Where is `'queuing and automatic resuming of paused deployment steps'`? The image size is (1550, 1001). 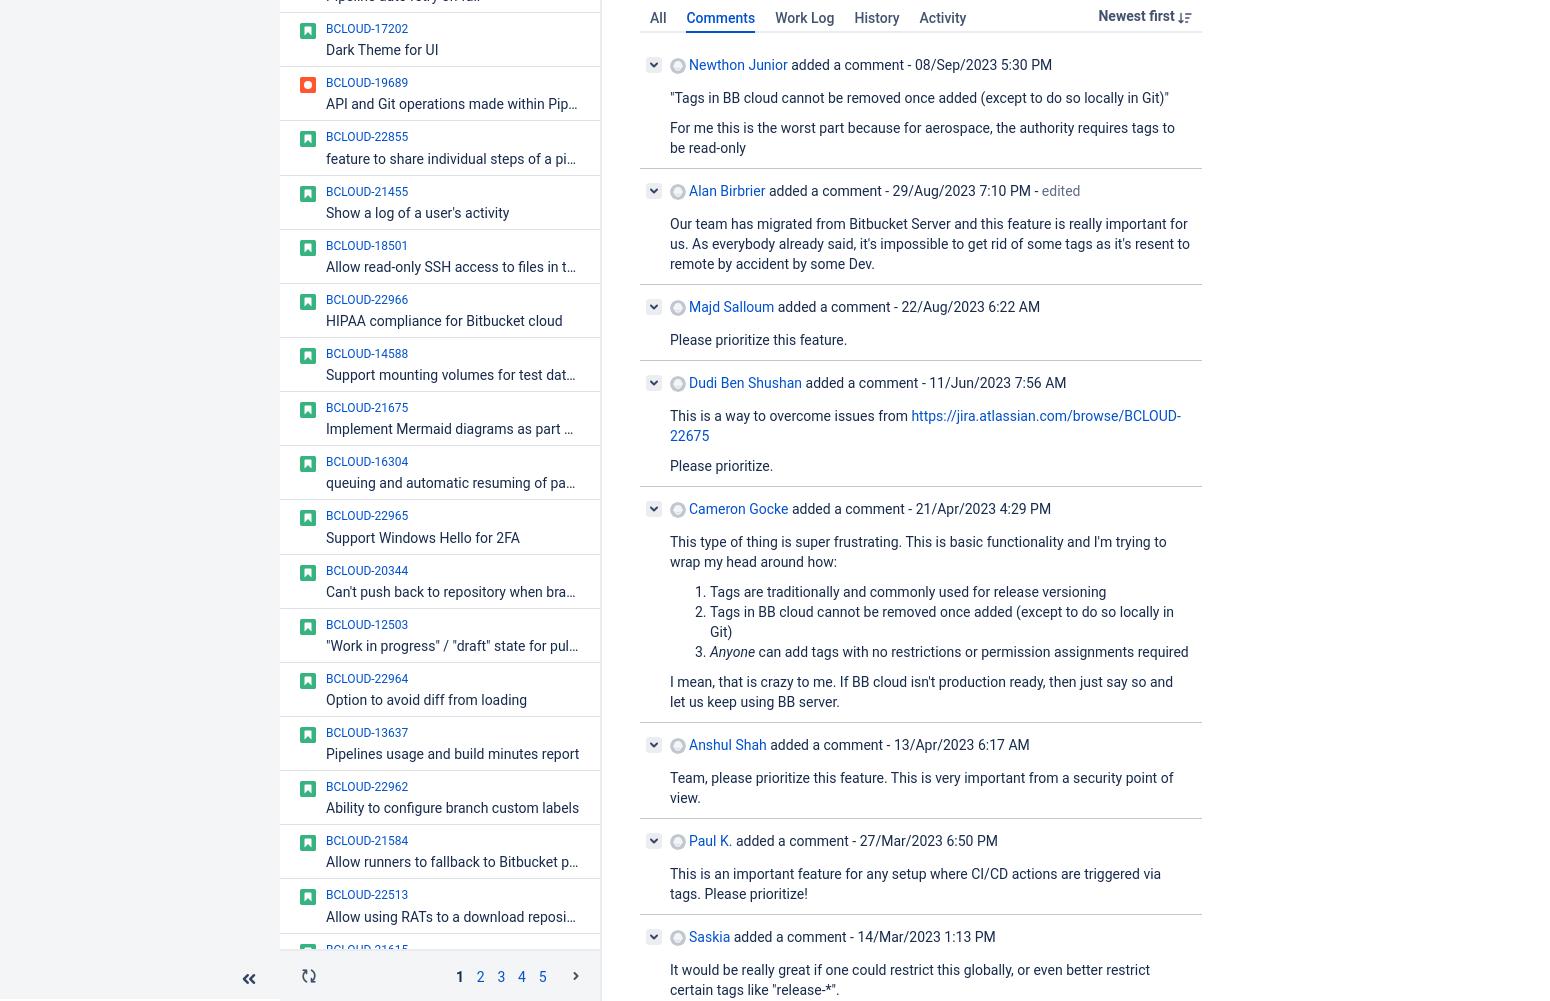 'queuing and automatic resuming of paused deployment steps' is located at coordinates (517, 482).